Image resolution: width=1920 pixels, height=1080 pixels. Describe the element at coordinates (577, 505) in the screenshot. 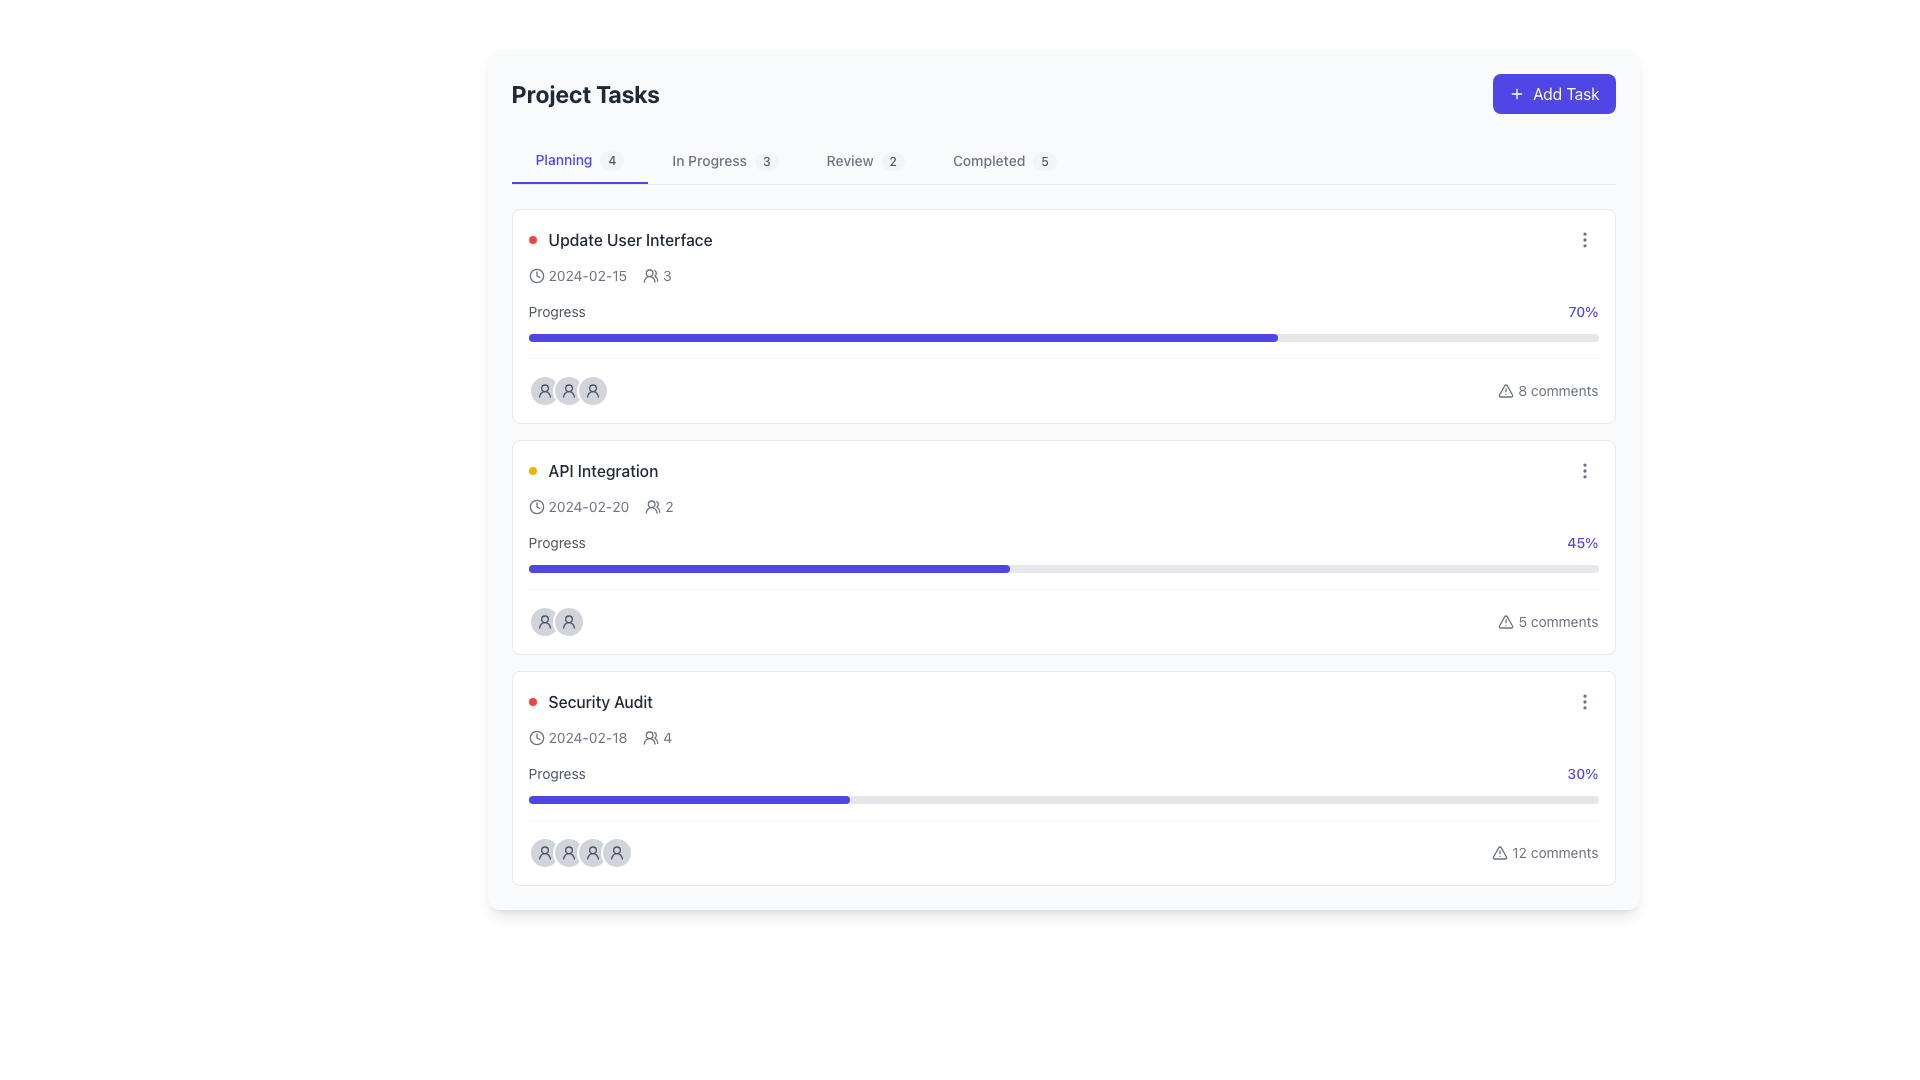

I see `date displayed on the Text label within the task card titled 'API Integration', located between the clock icon and the participant number '2'` at that location.